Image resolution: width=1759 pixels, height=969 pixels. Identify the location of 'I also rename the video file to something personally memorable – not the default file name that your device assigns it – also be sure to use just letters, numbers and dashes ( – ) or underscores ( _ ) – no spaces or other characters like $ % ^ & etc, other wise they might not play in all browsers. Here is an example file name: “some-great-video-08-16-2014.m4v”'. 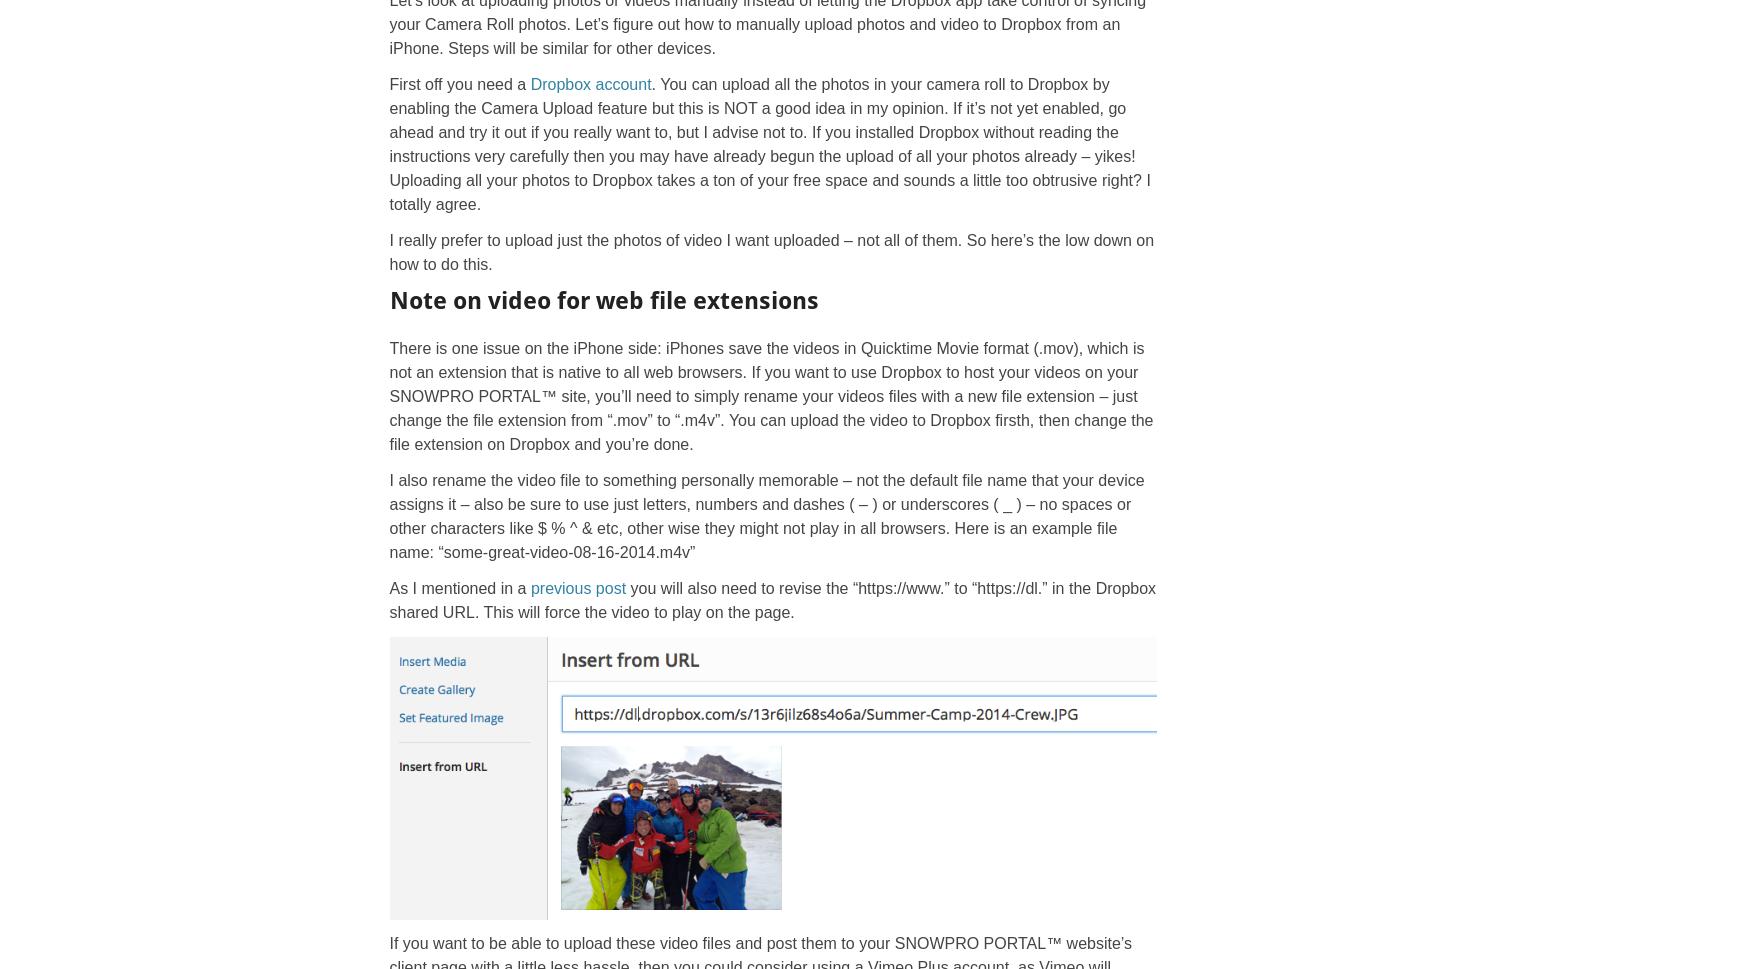
(766, 515).